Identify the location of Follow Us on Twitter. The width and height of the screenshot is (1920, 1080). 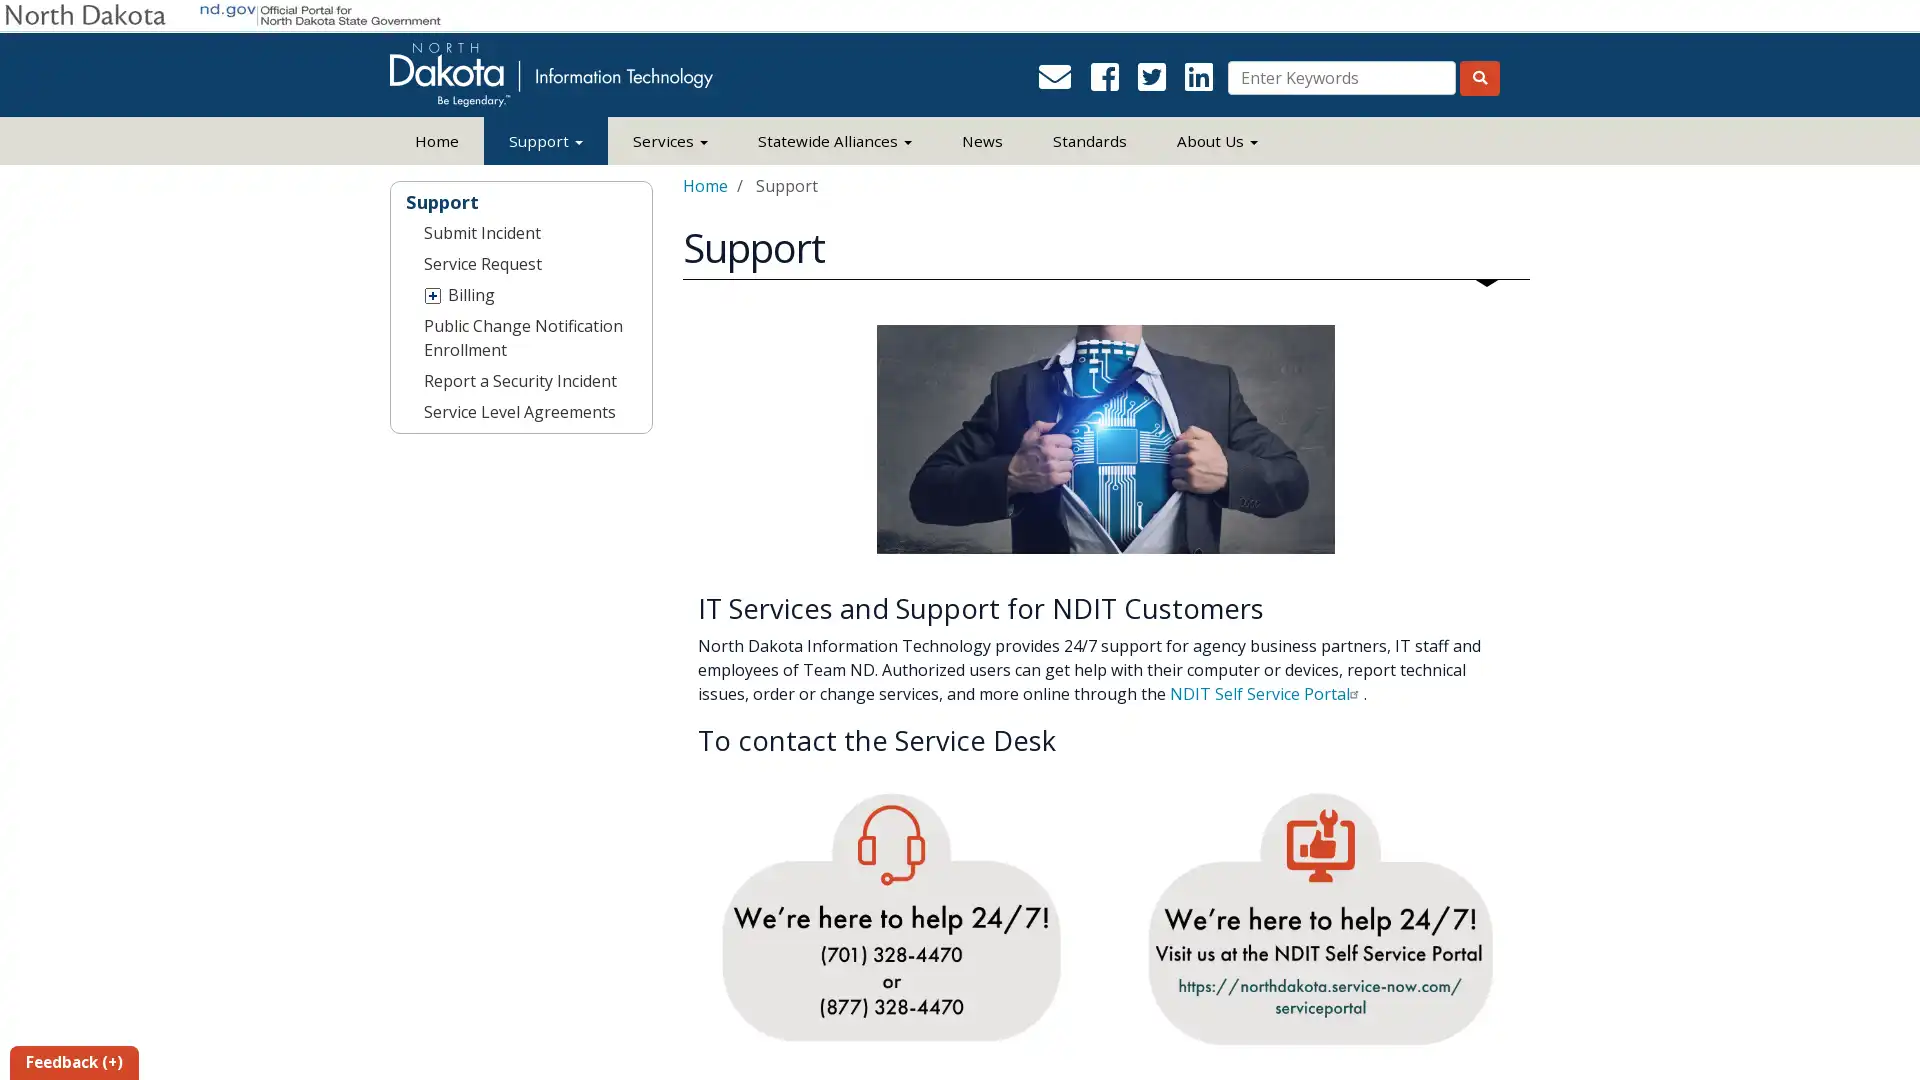
(1157, 82).